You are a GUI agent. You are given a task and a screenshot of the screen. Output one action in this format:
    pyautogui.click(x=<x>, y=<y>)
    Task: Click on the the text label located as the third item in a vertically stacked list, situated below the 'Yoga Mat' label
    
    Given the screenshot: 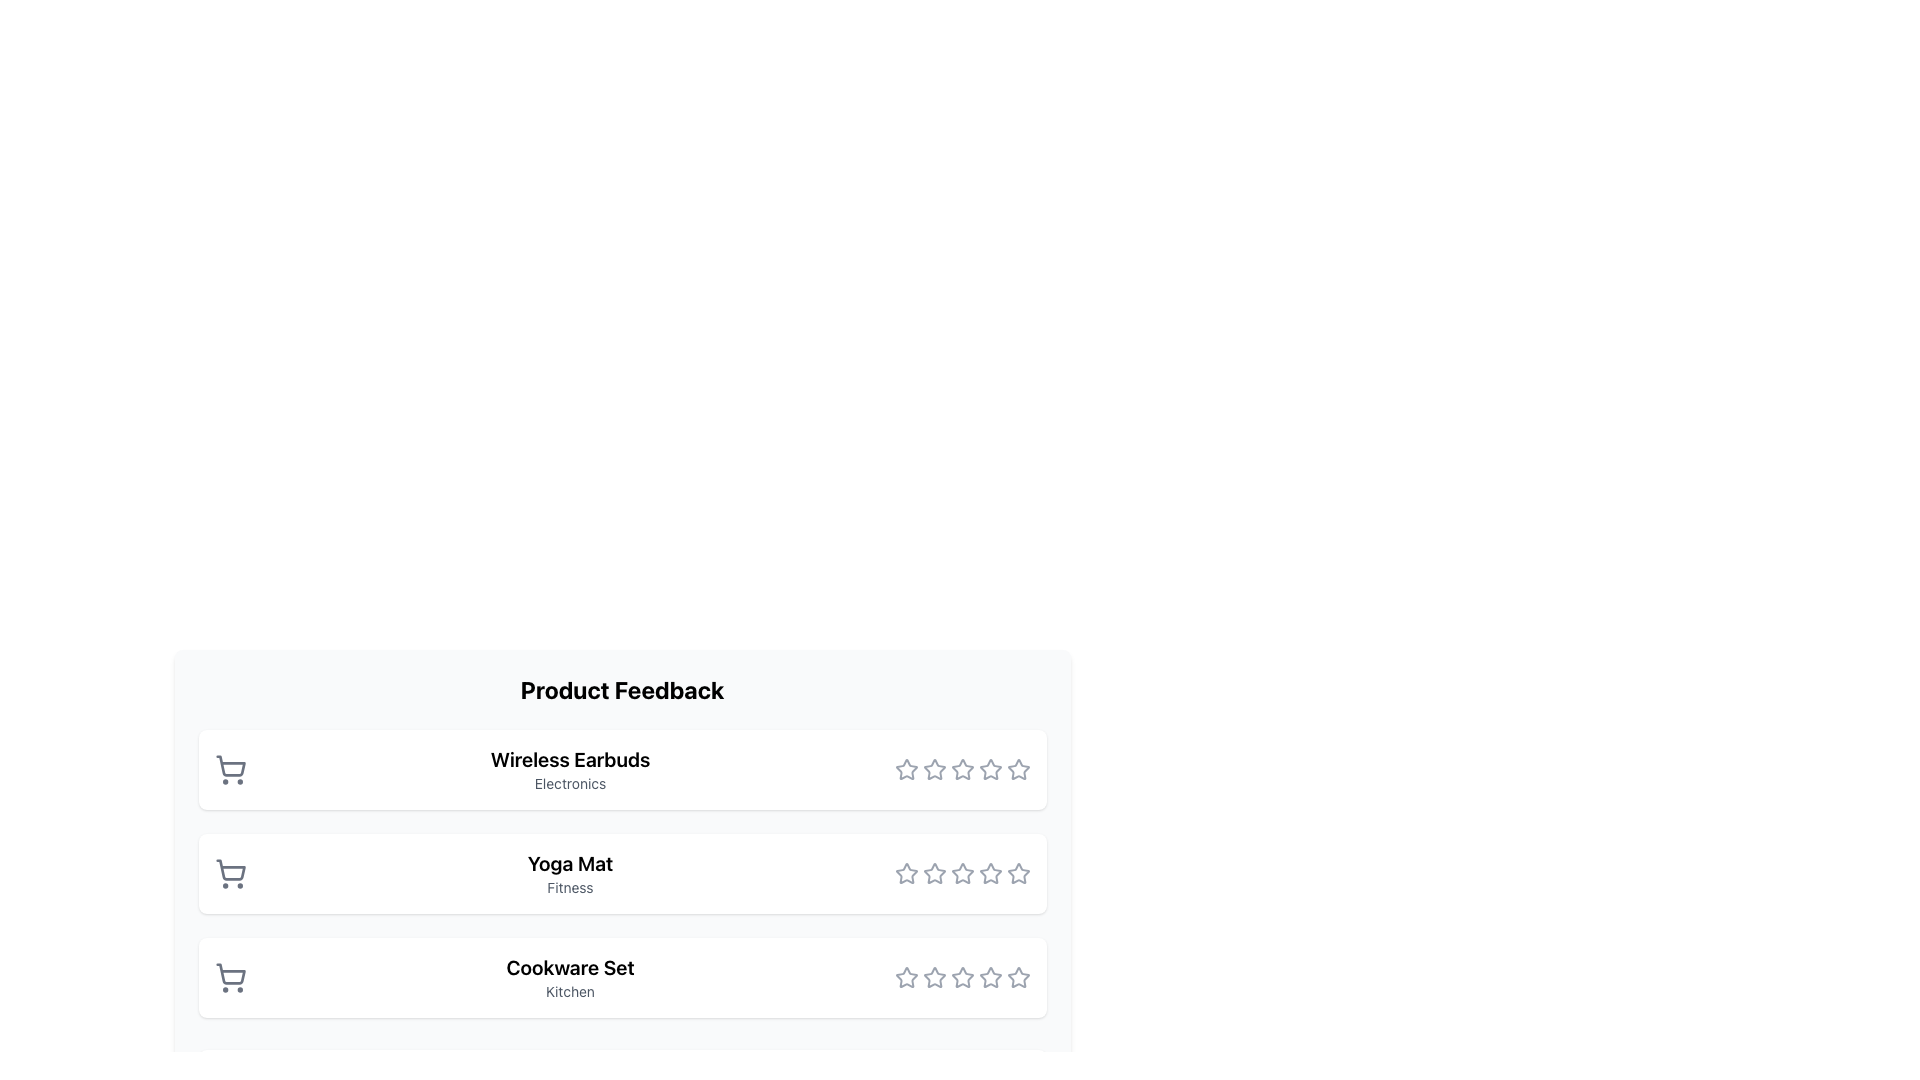 What is the action you would take?
    pyautogui.click(x=569, y=977)
    